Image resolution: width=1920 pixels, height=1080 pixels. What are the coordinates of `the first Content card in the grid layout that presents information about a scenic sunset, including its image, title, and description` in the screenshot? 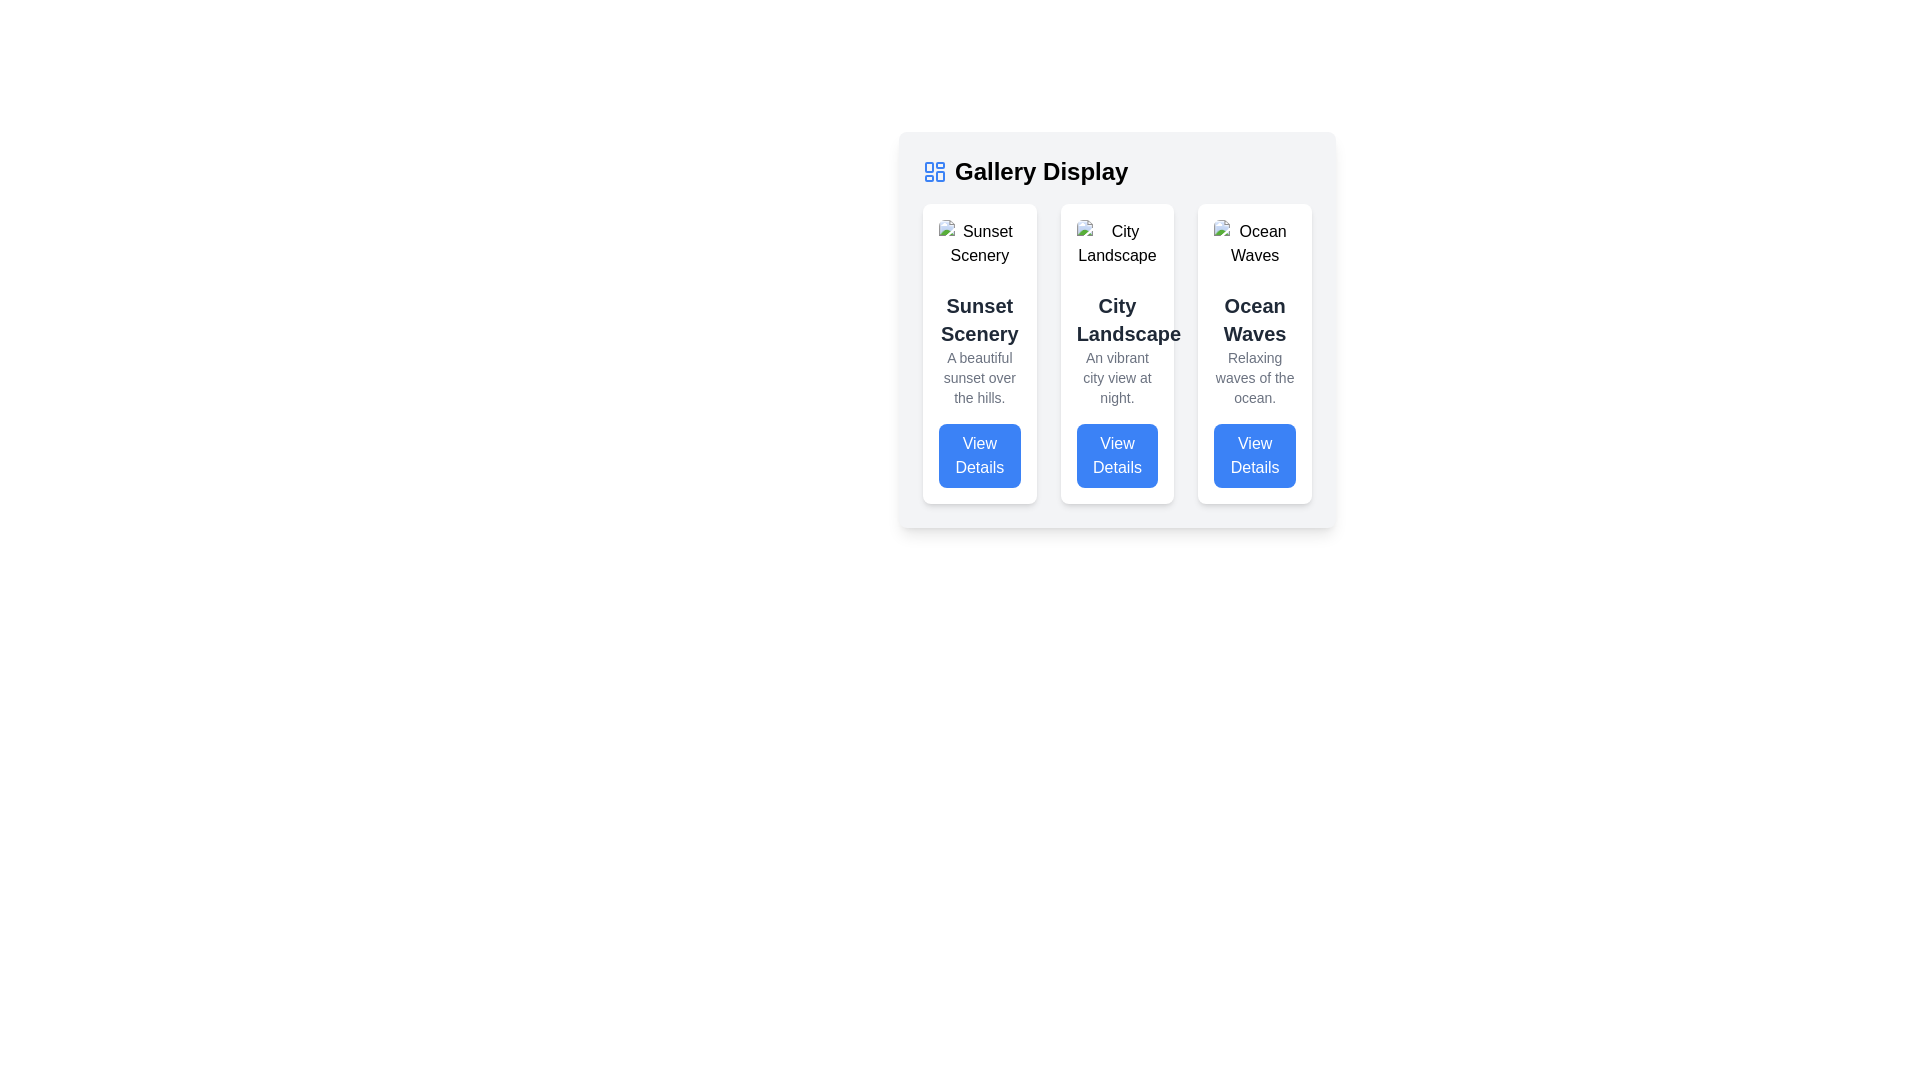 It's located at (979, 353).